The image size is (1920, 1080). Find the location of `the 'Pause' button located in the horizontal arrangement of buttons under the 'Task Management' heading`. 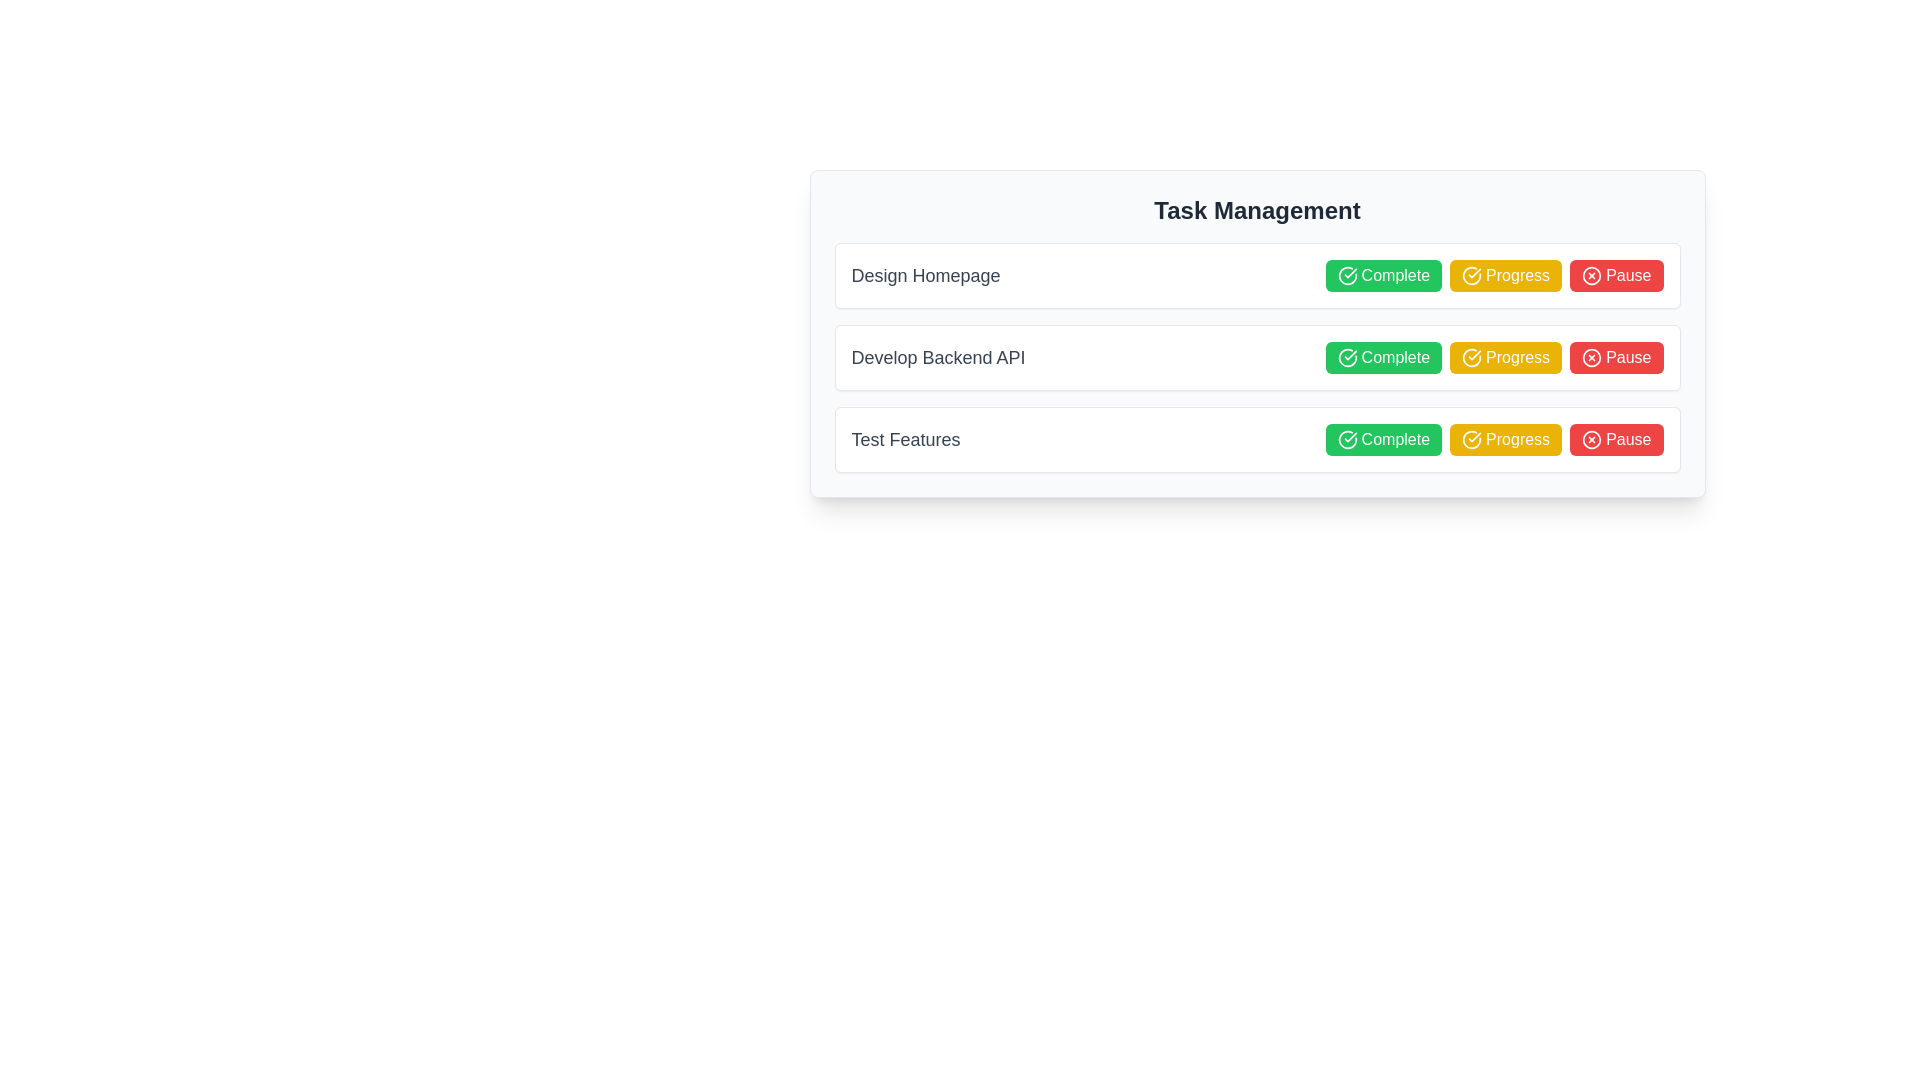

the 'Pause' button located in the horizontal arrangement of buttons under the 'Task Management' heading is located at coordinates (1616, 276).